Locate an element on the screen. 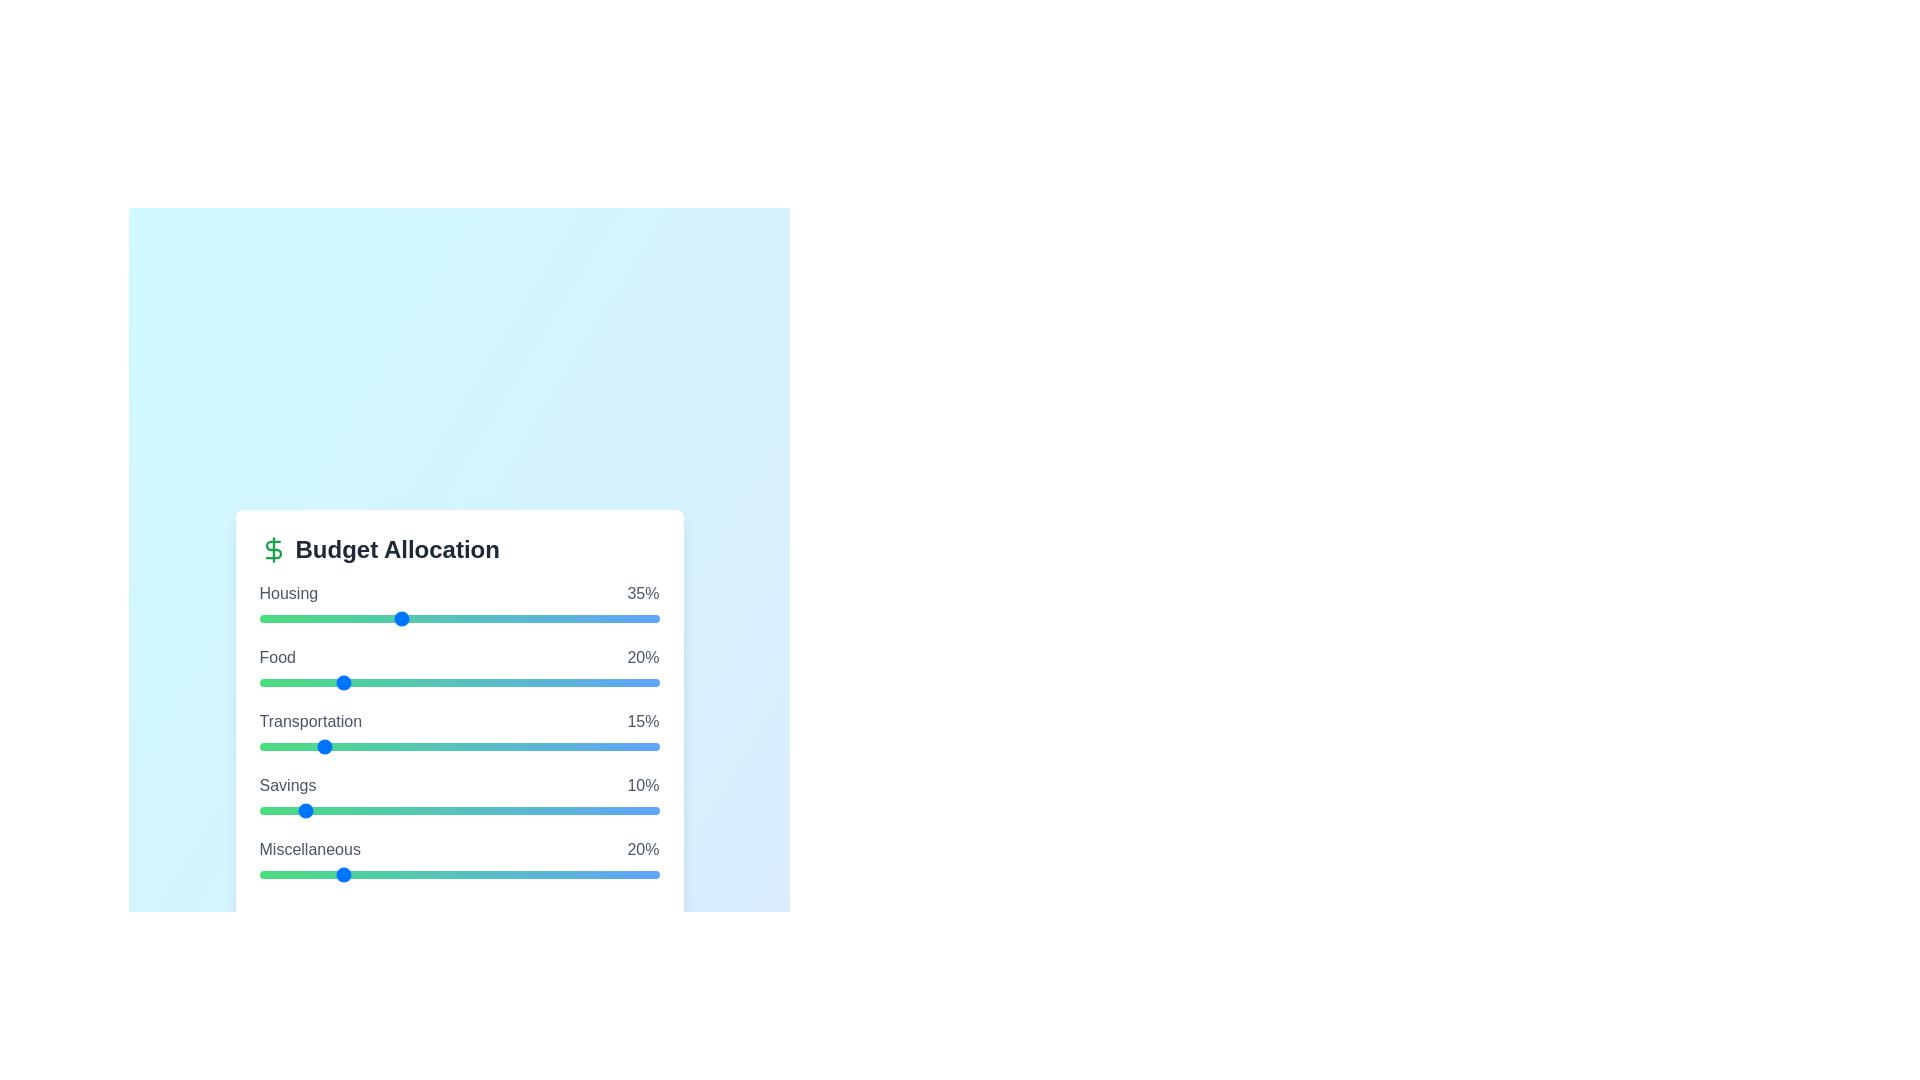  the category name Savings to focus on it is located at coordinates (287, 785).